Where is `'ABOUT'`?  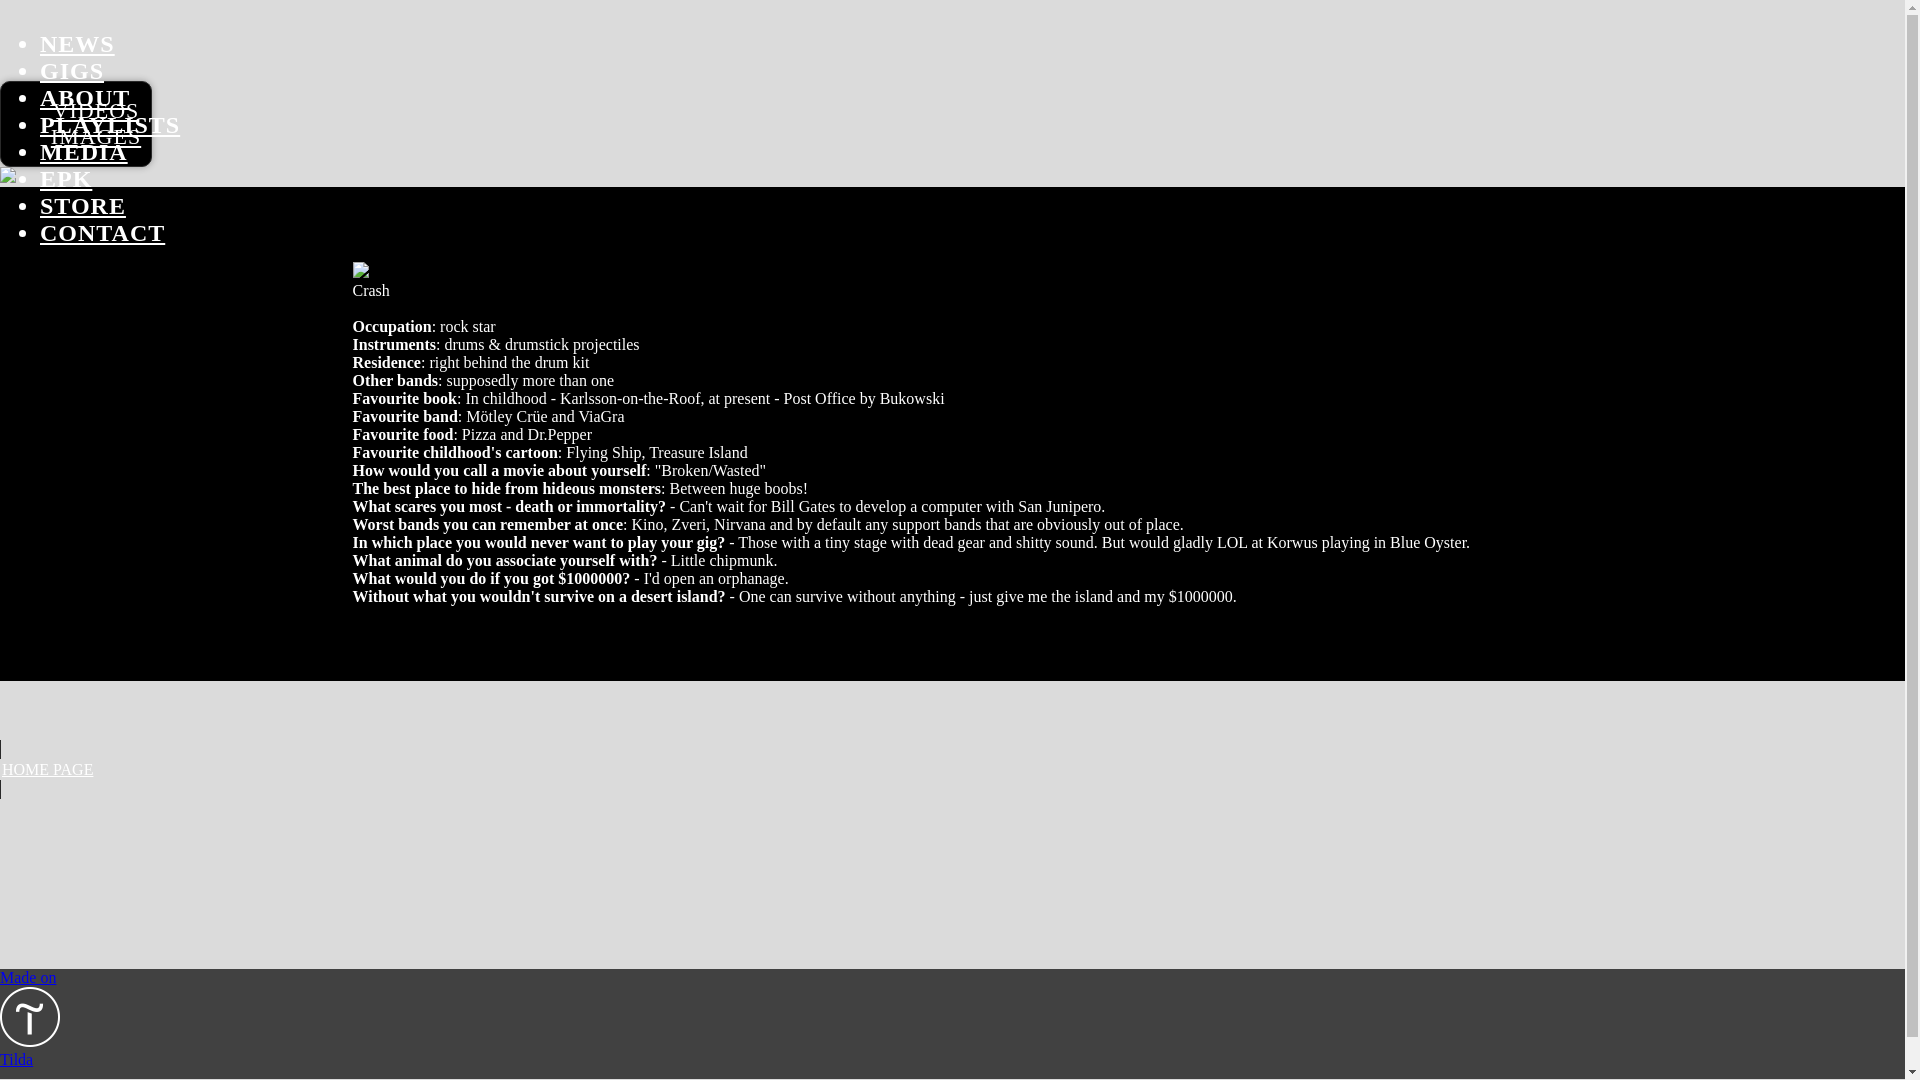
'ABOUT' is located at coordinates (84, 97).